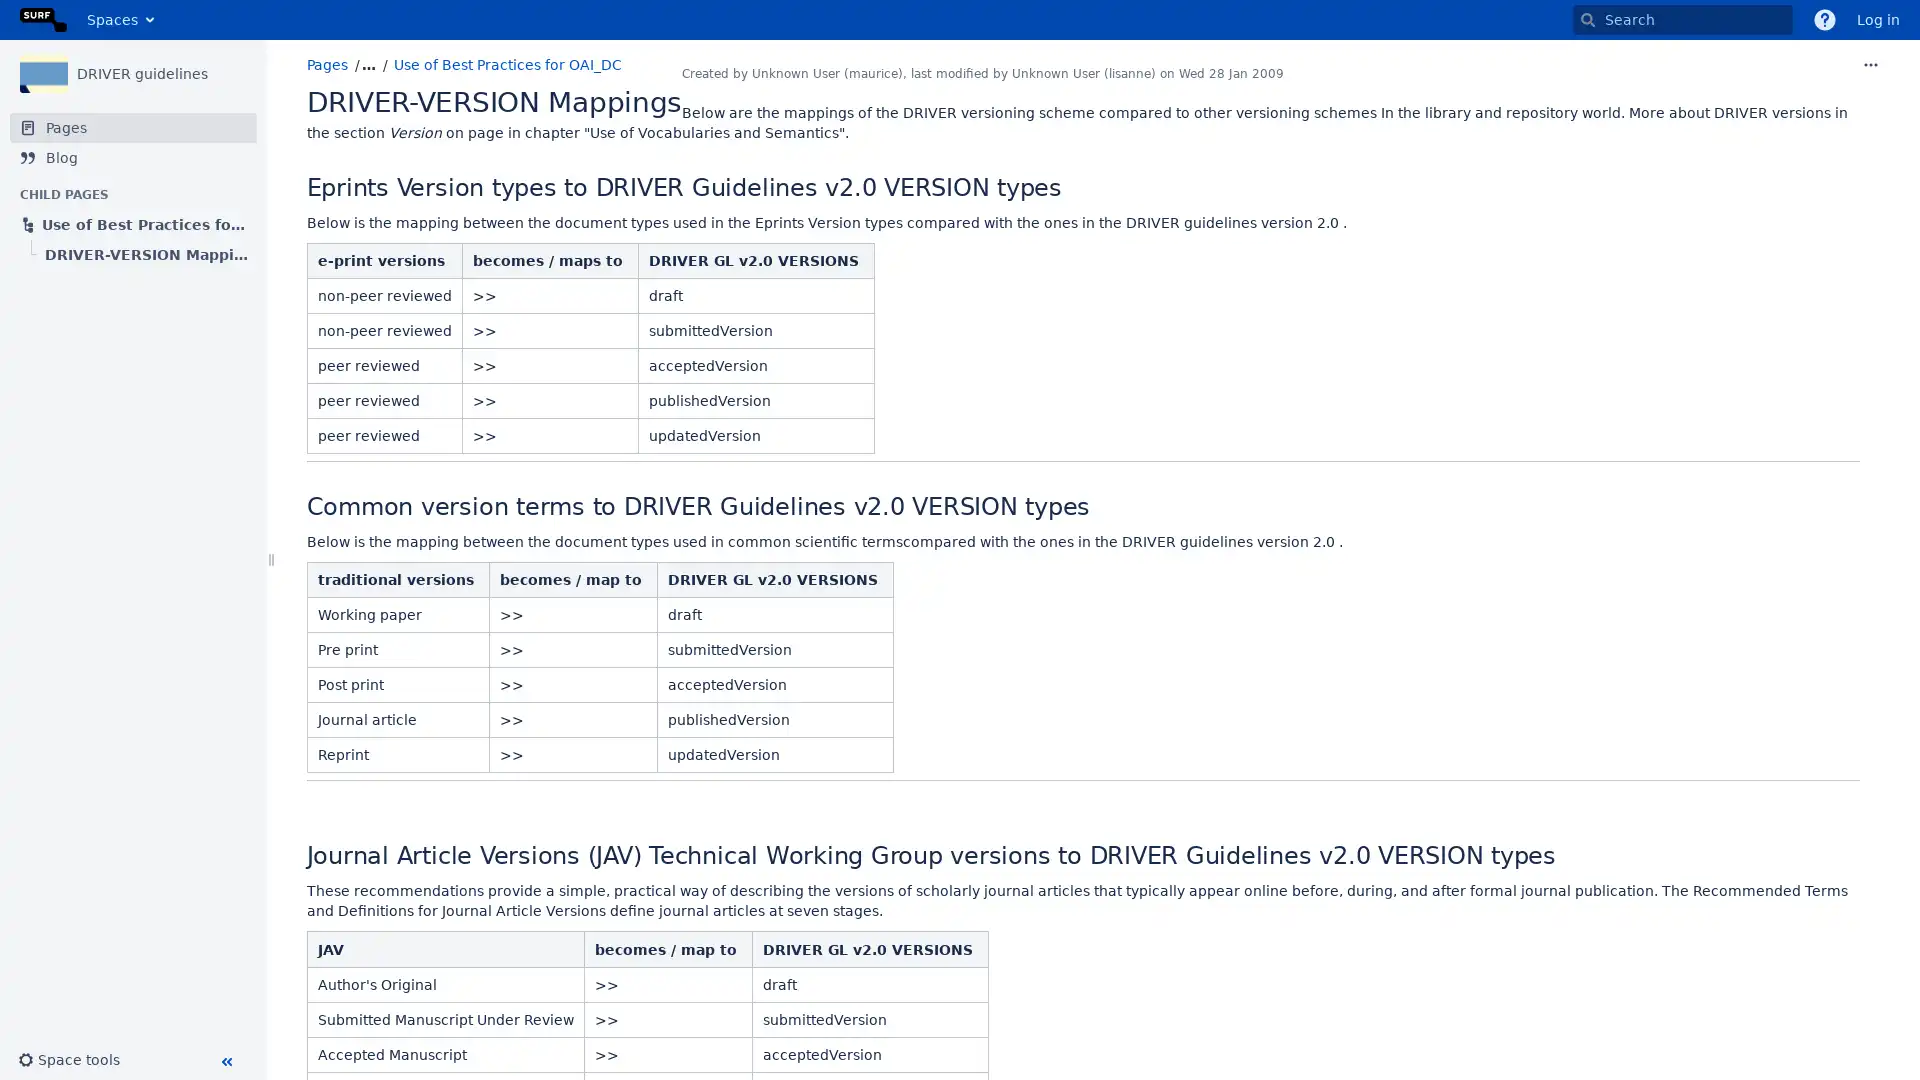 This screenshot has width=1920, height=1080. I want to click on Collapse sidebar ( [ ), so click(225, 1060).